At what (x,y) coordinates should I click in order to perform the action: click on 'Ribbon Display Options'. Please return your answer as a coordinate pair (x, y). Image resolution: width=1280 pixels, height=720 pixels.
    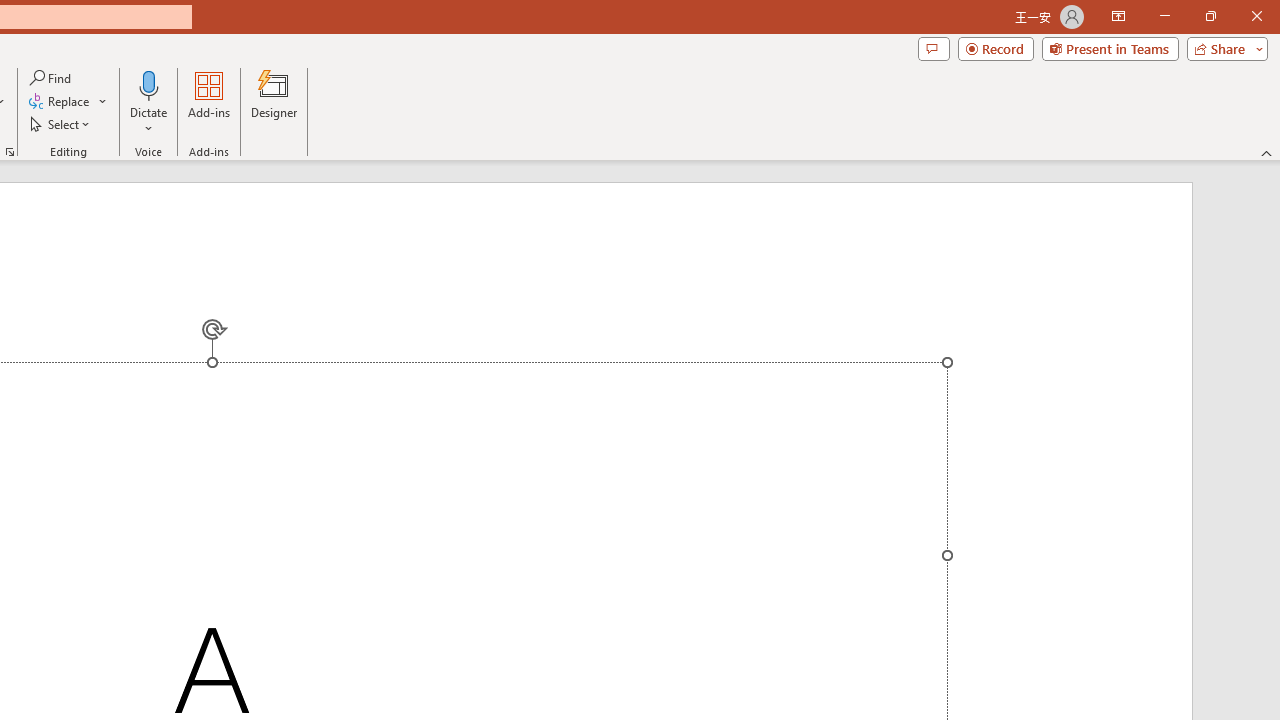
    Looking at the image, I should click on (1117, 16).